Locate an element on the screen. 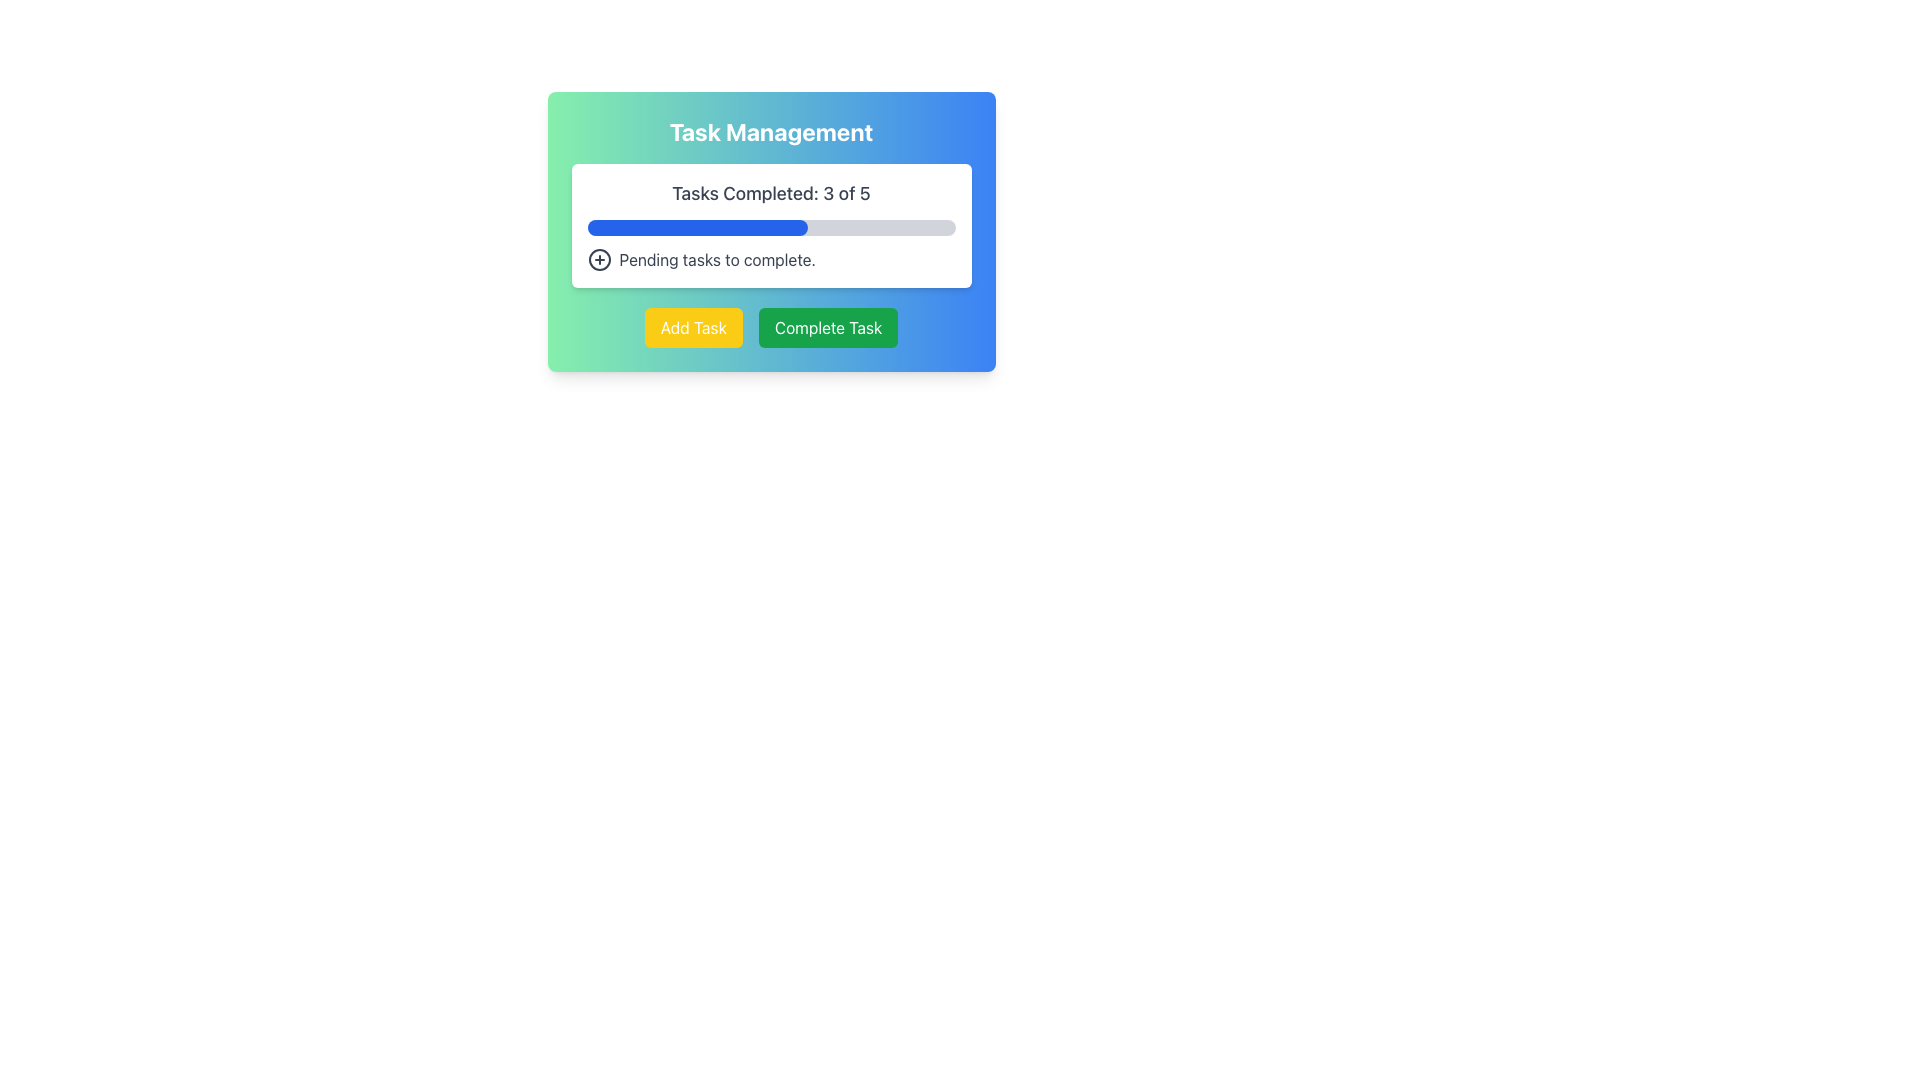 This screenshot has width=1920, height=1080. the header text element at the top center of the task management section, which serves as the title for the contained elements is located at coordinates (770, 131).